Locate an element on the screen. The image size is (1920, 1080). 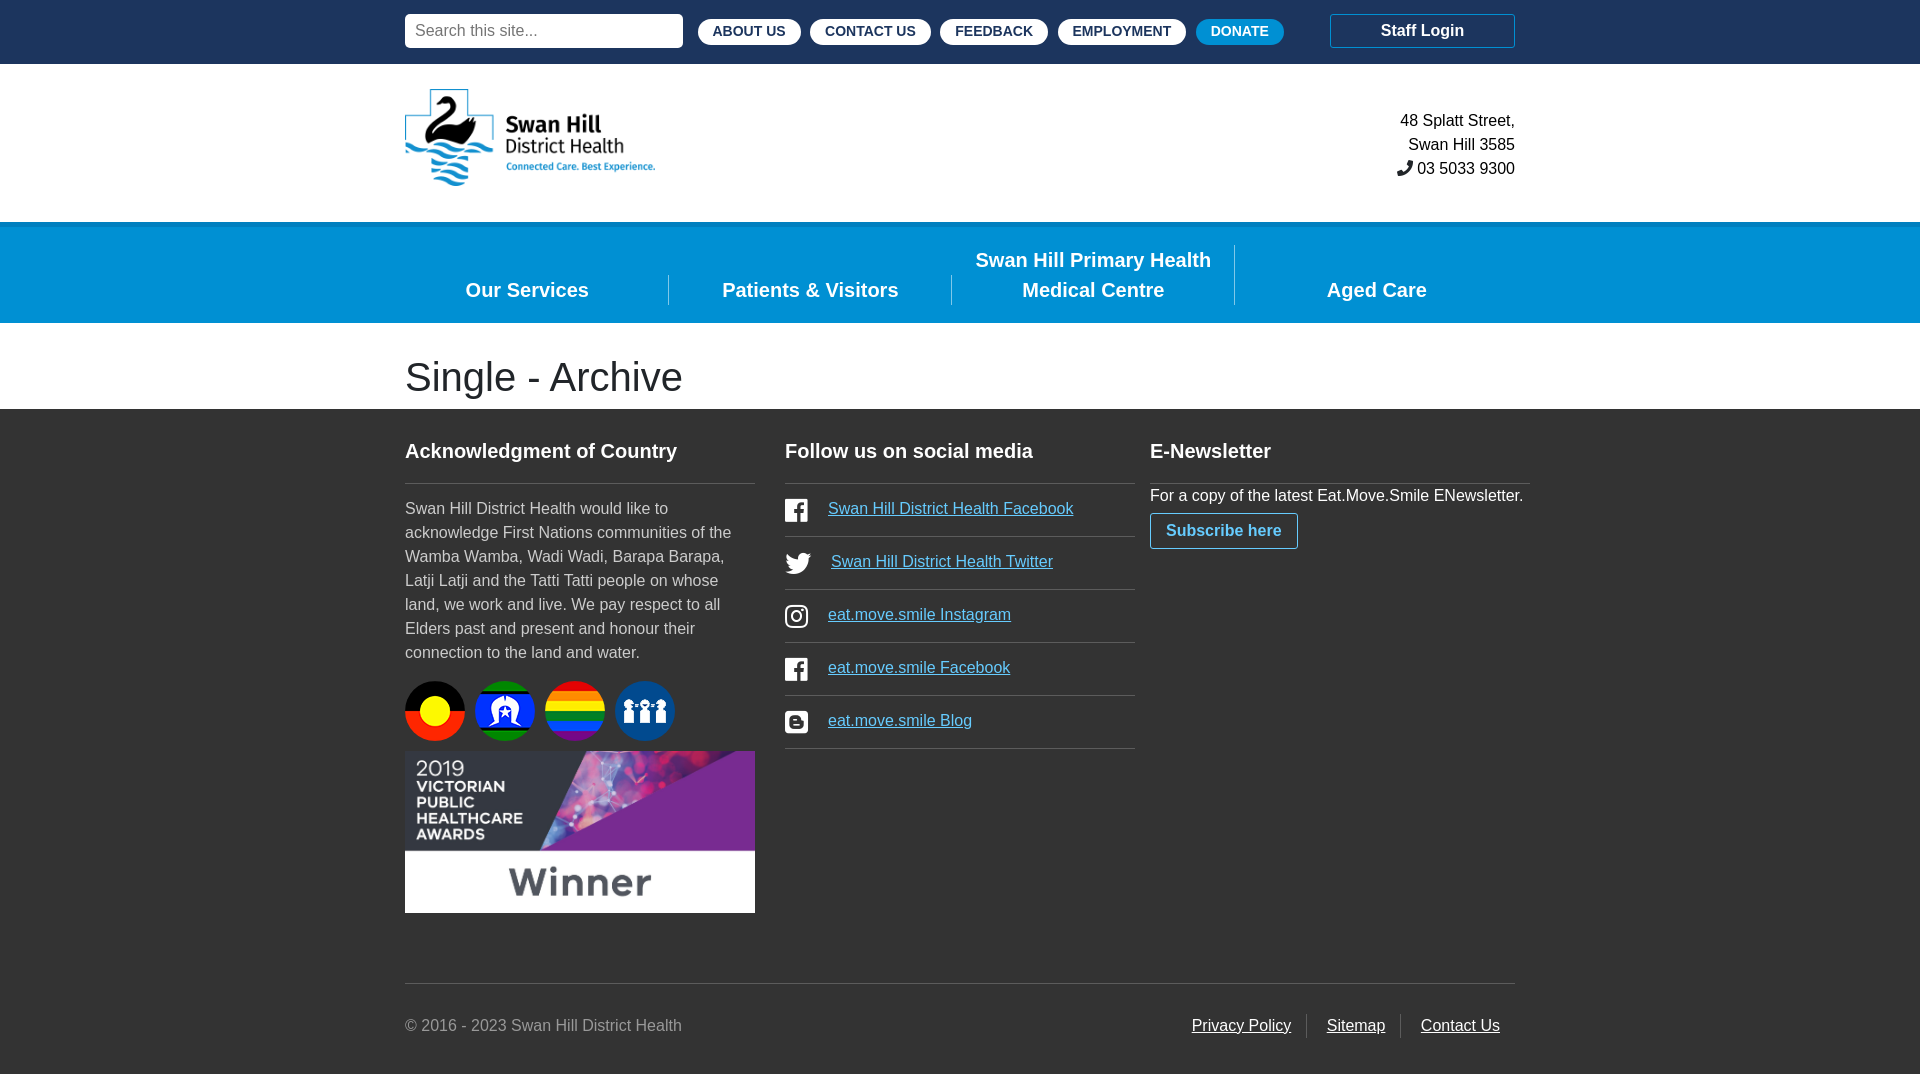
'Aged Care' is located at coordinates (1376, 289).